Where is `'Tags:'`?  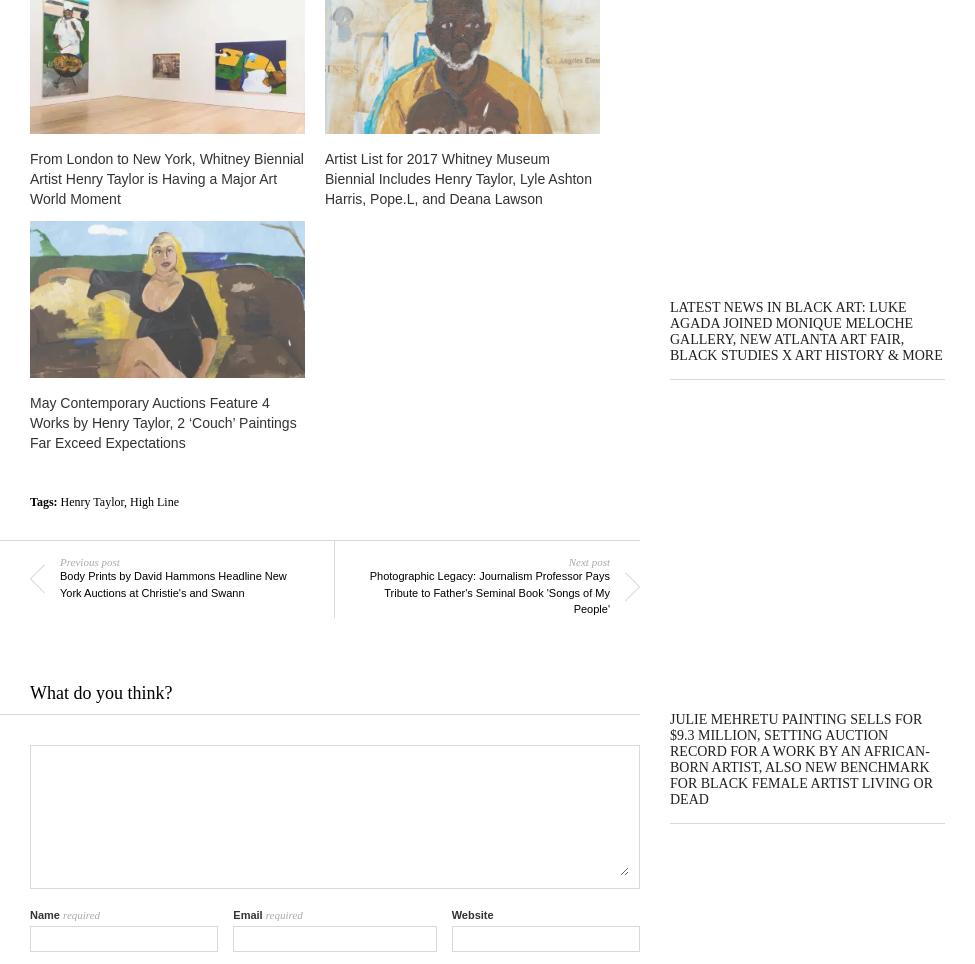
'Tags:' is located at coordinates (45, 500).